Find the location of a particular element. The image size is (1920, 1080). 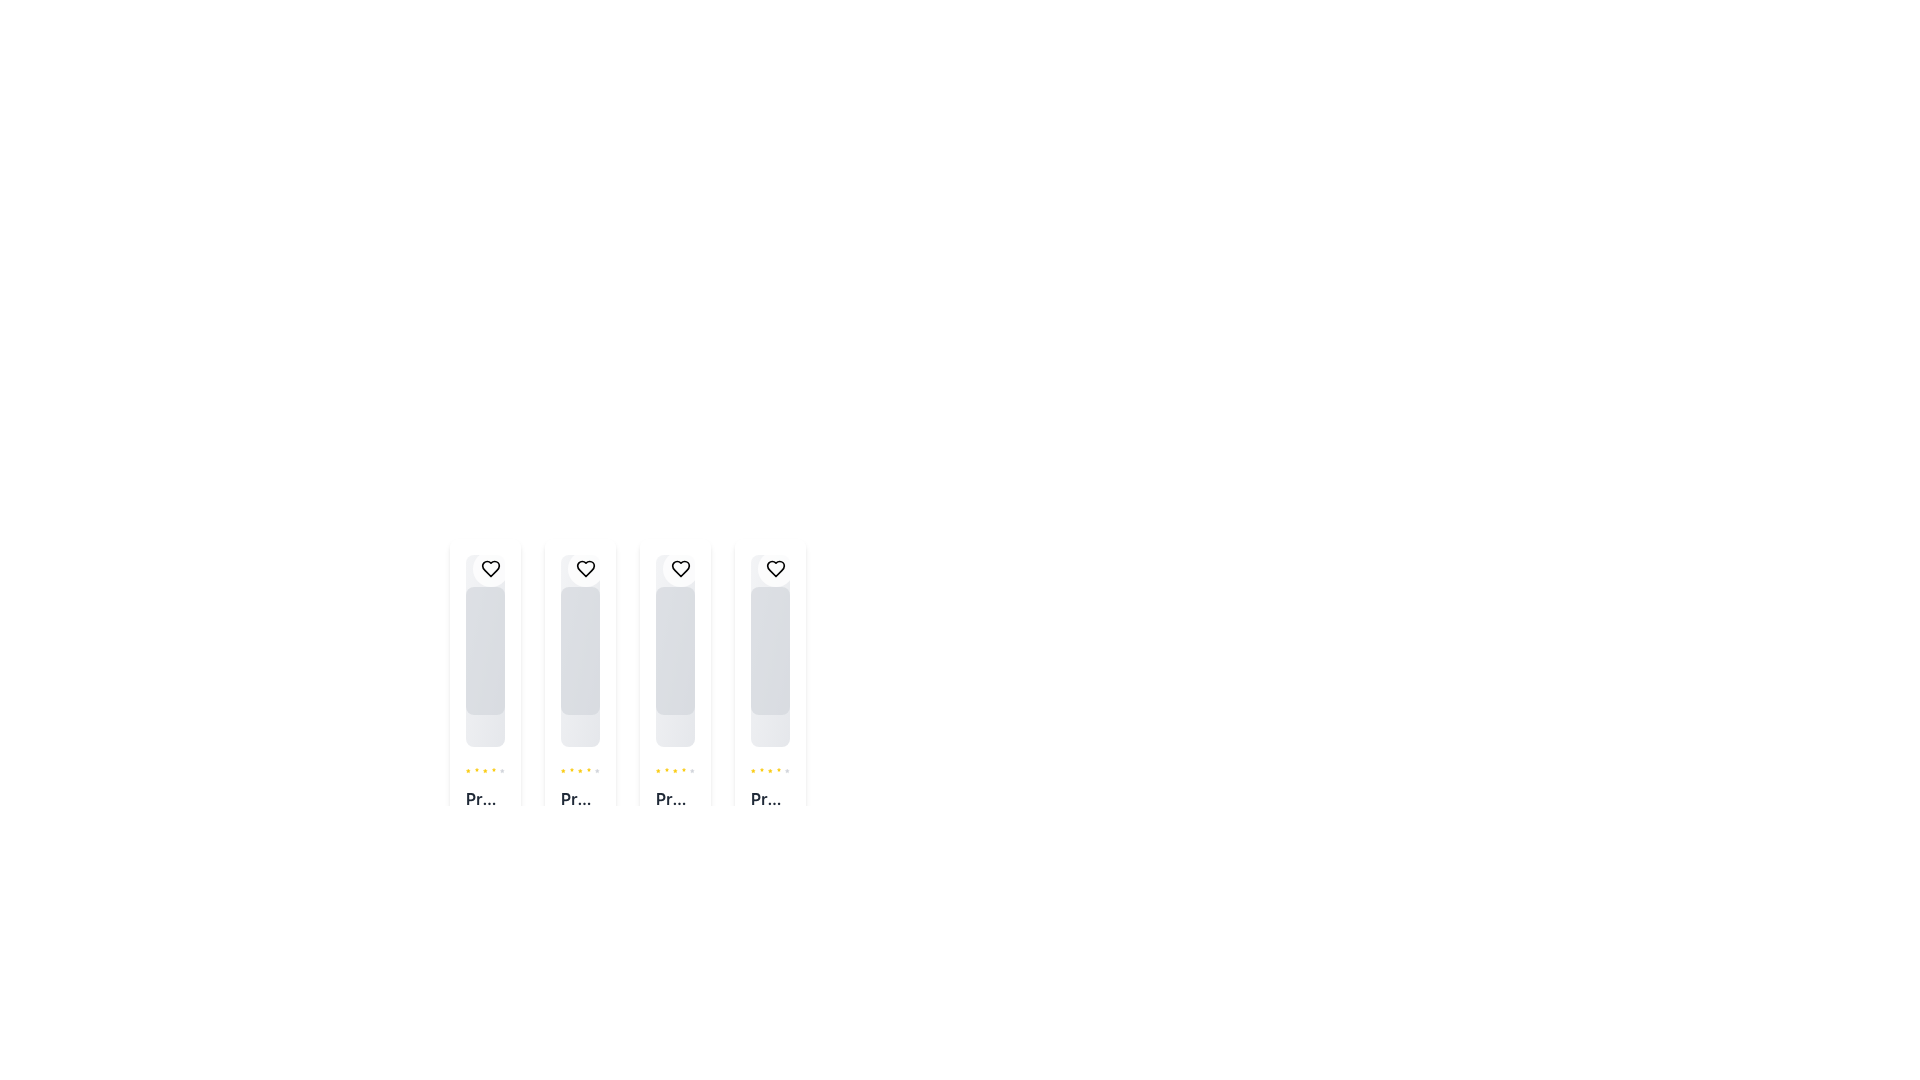

the heart-shaped icon button located is located at coordinates (584, 569).